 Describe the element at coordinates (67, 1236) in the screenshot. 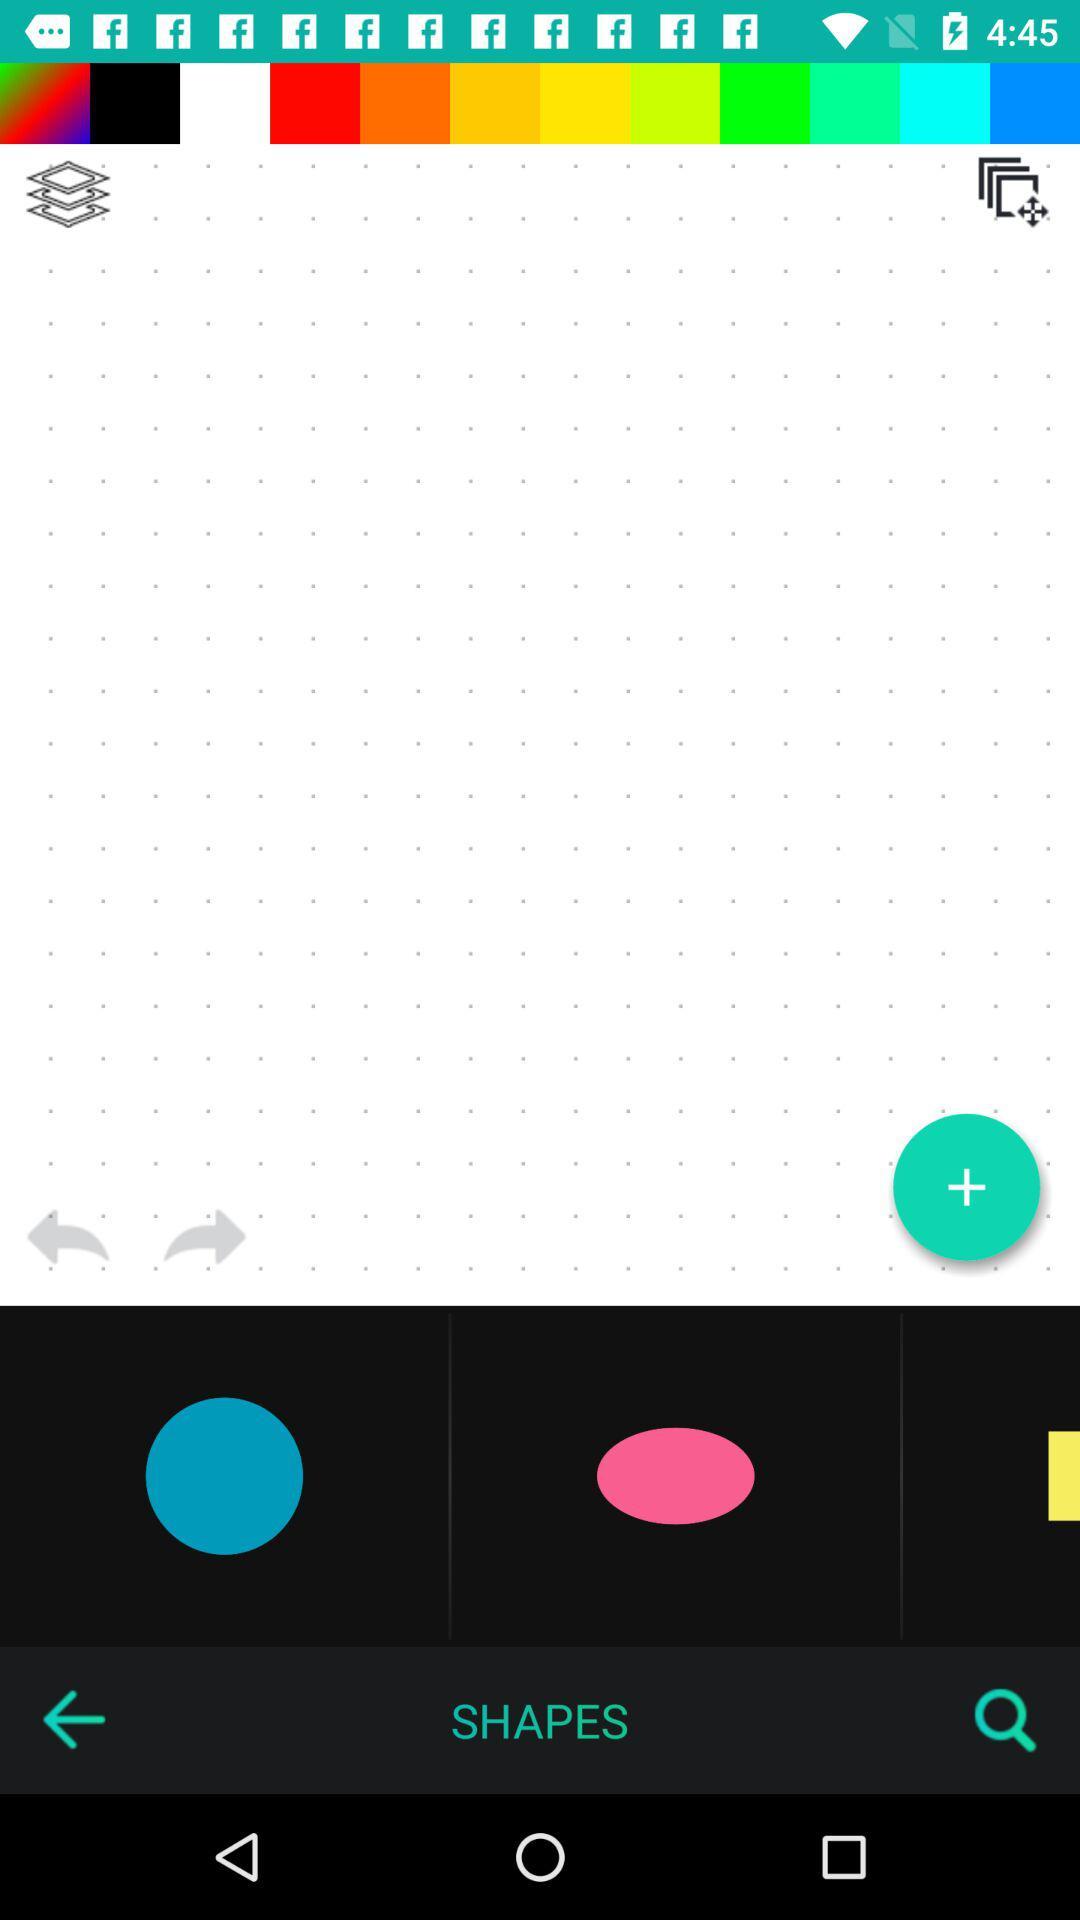

I see `go back` at that location.